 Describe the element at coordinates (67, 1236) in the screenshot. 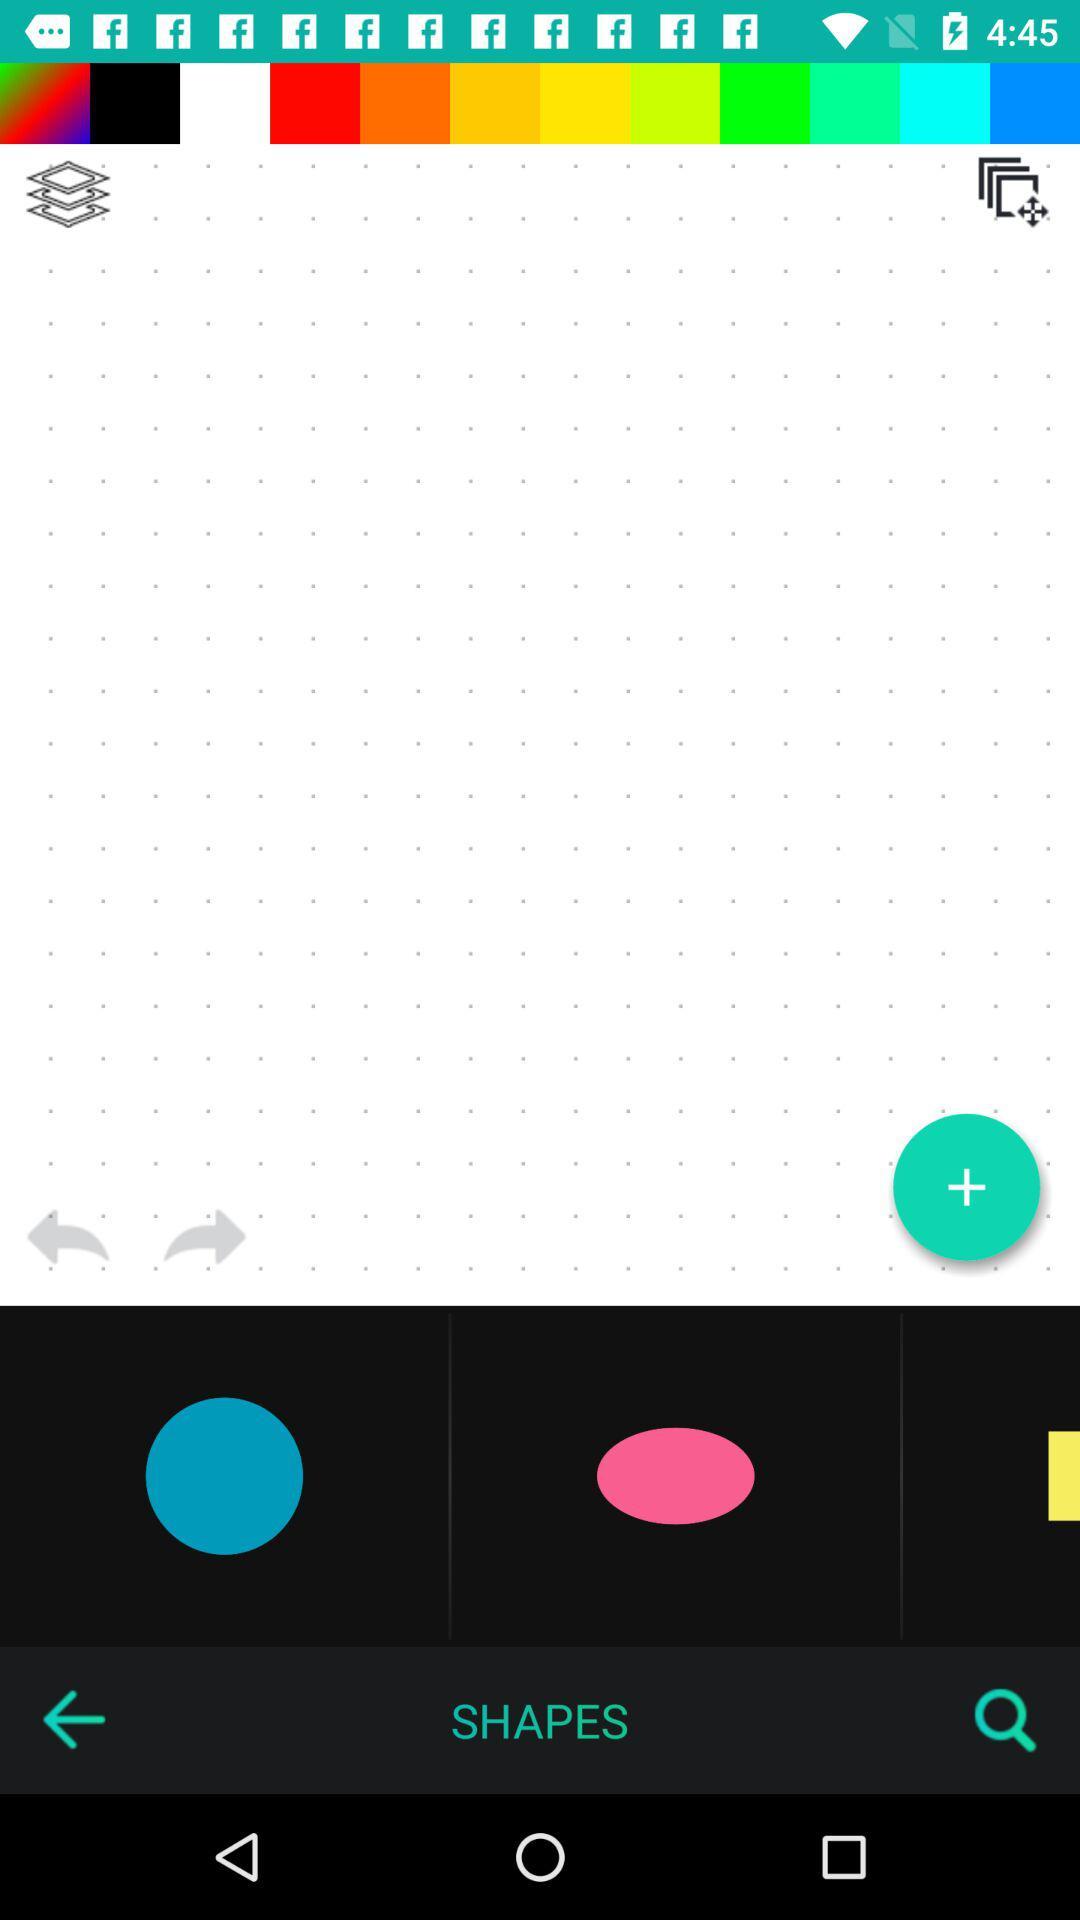

I see `go back` at that location.